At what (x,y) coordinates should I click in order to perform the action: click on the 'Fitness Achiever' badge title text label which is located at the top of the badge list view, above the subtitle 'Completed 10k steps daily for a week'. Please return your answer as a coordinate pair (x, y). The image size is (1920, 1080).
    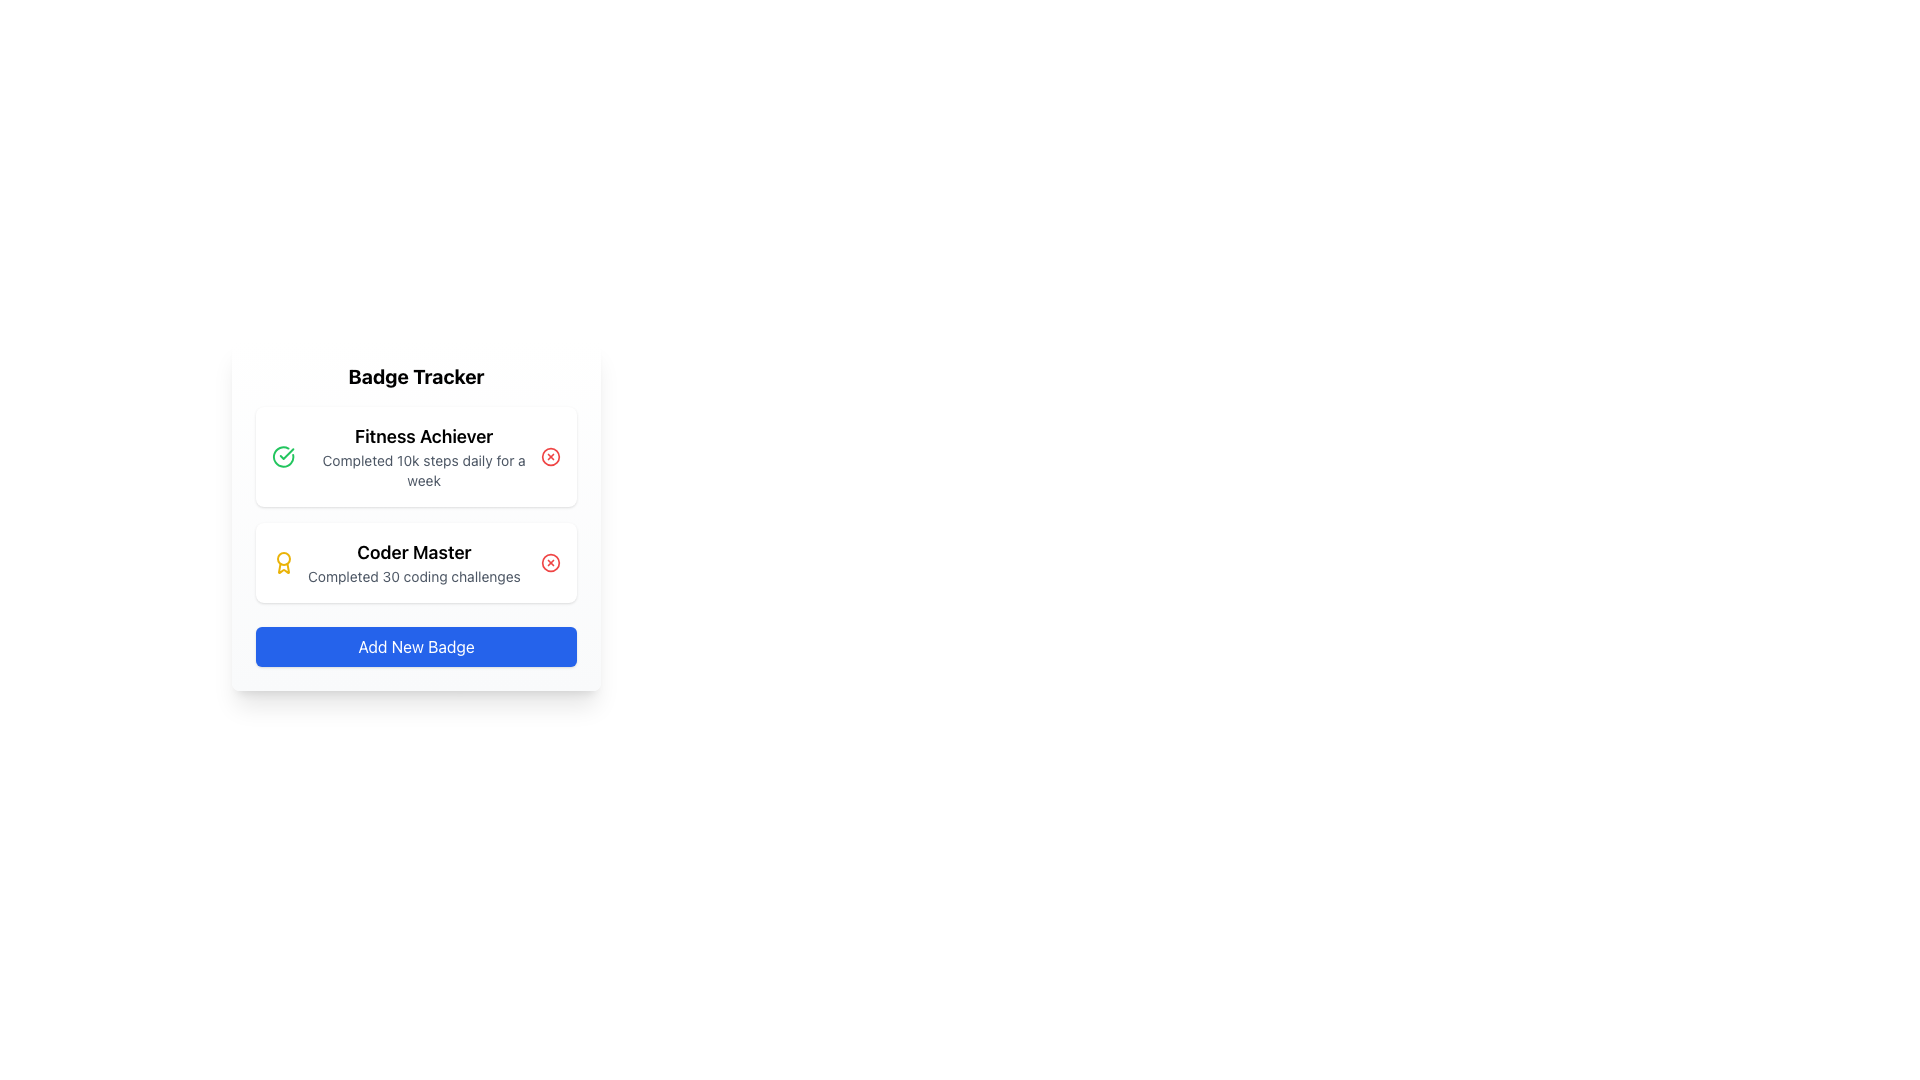
    Looking at the image, I should click on (423, 435).